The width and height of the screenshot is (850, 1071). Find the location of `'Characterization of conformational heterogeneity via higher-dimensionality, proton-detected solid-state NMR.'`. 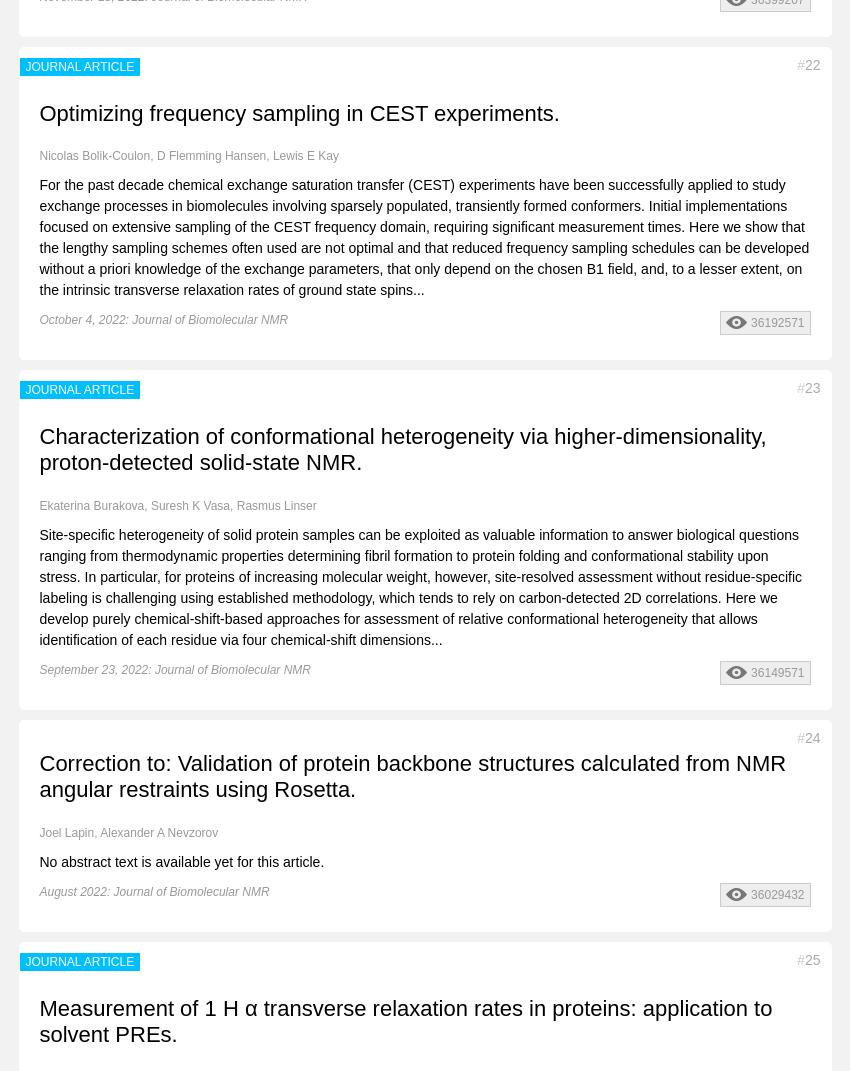

'Characterization of conformational heterogeneity via higher-dimensionality, proton-detected solid-state NMR.' is located at coordinates (402, 448).